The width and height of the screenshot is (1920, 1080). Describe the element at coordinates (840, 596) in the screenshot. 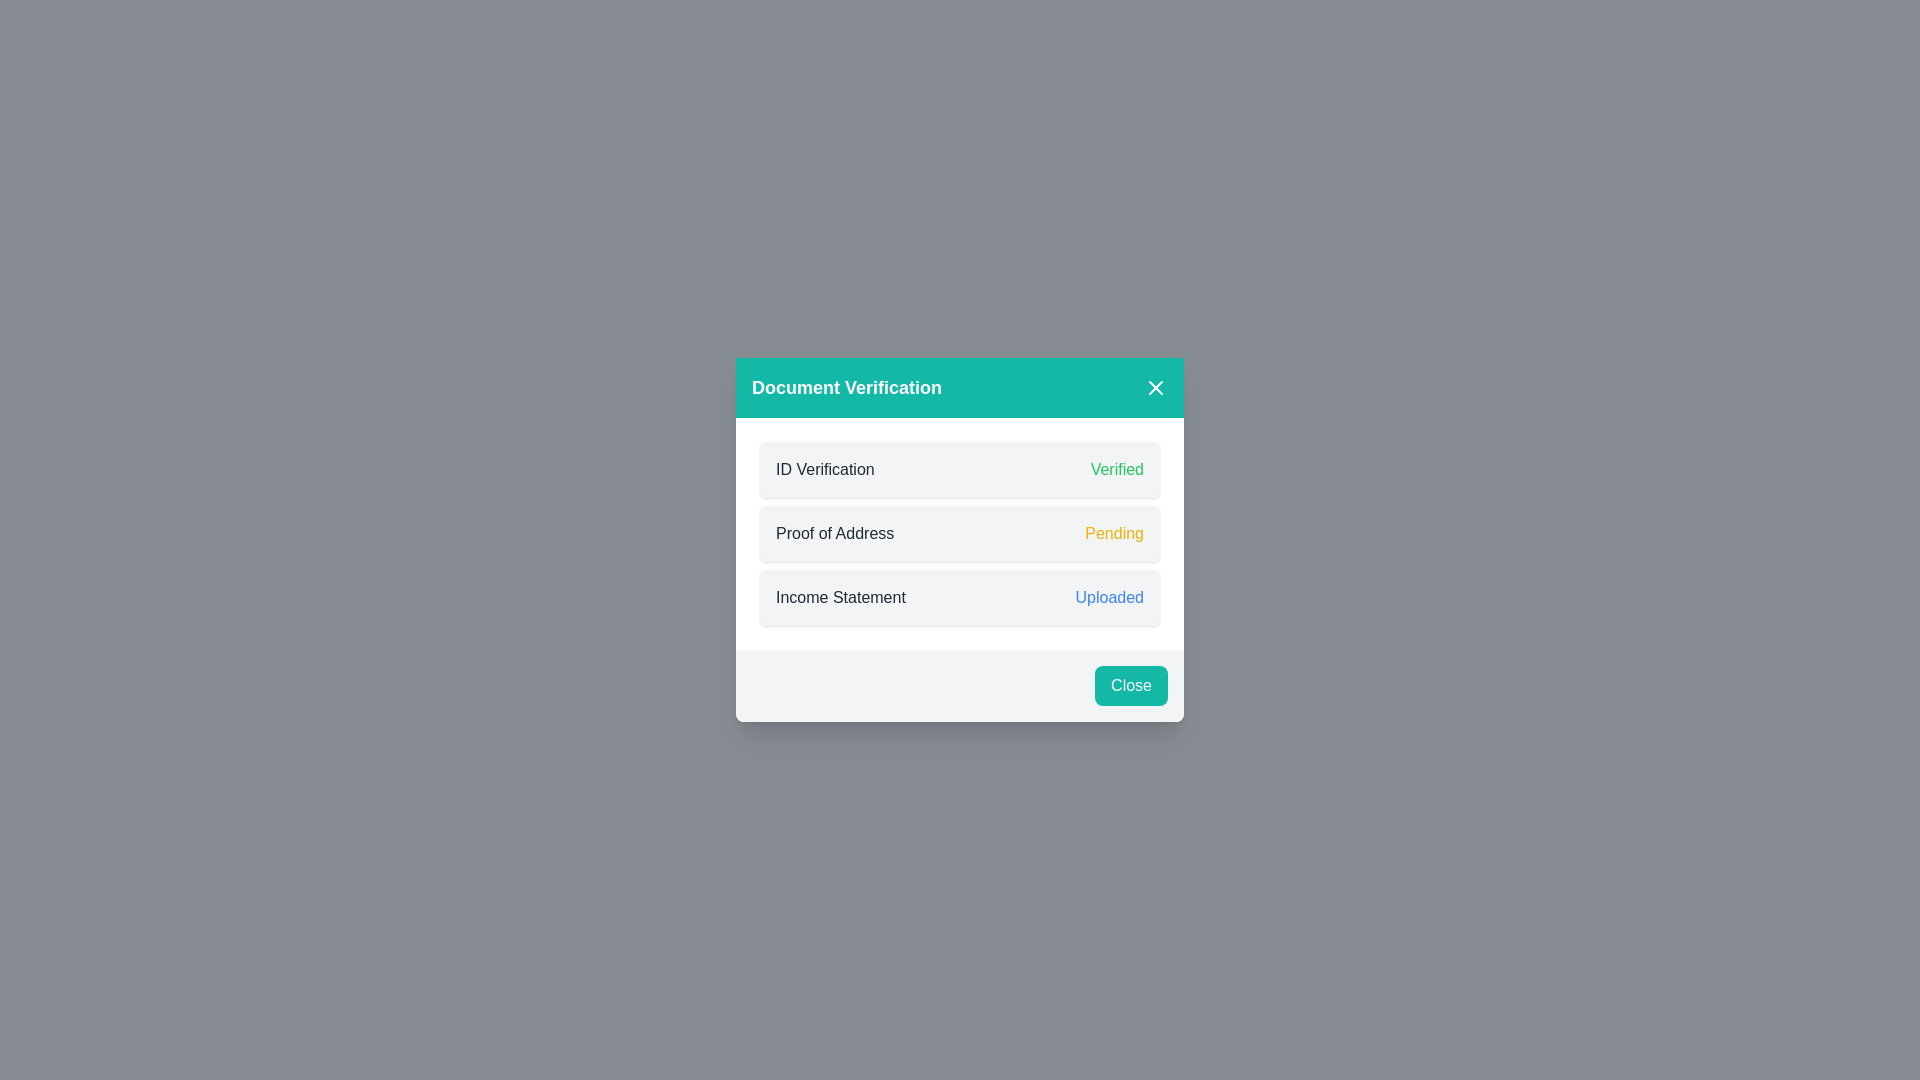

I see `the static text label that identifies the document type as 'Income Statement' in the 'Document Verification' modal interface, which is located in the third row above the 'Close' button` at that location.